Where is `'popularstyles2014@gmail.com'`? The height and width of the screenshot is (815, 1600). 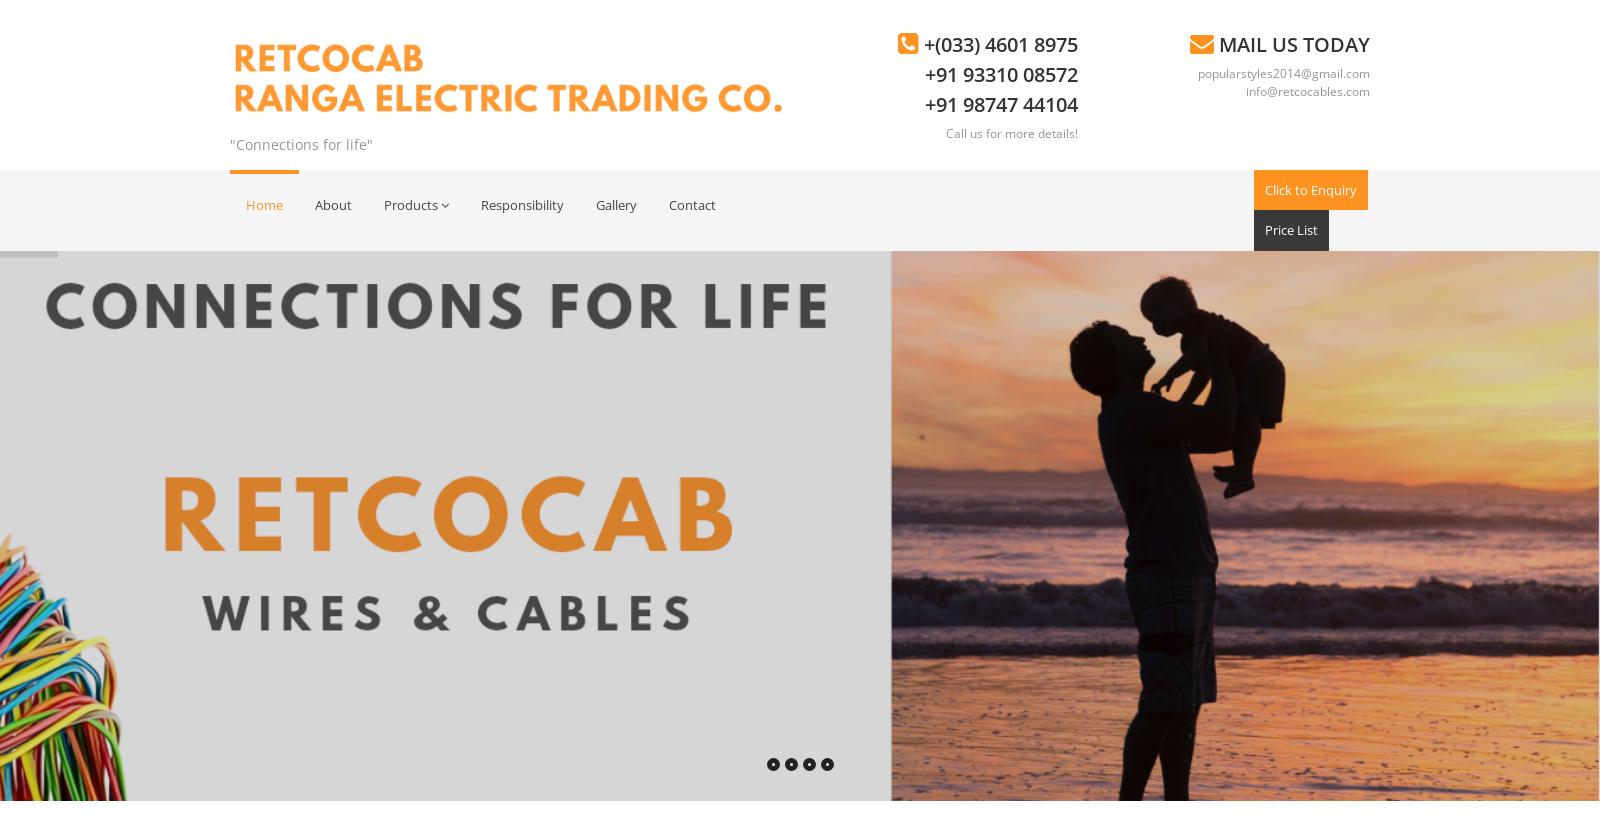 'popularstyles2014@gmail.com' is located at coordinates (1283, 72).